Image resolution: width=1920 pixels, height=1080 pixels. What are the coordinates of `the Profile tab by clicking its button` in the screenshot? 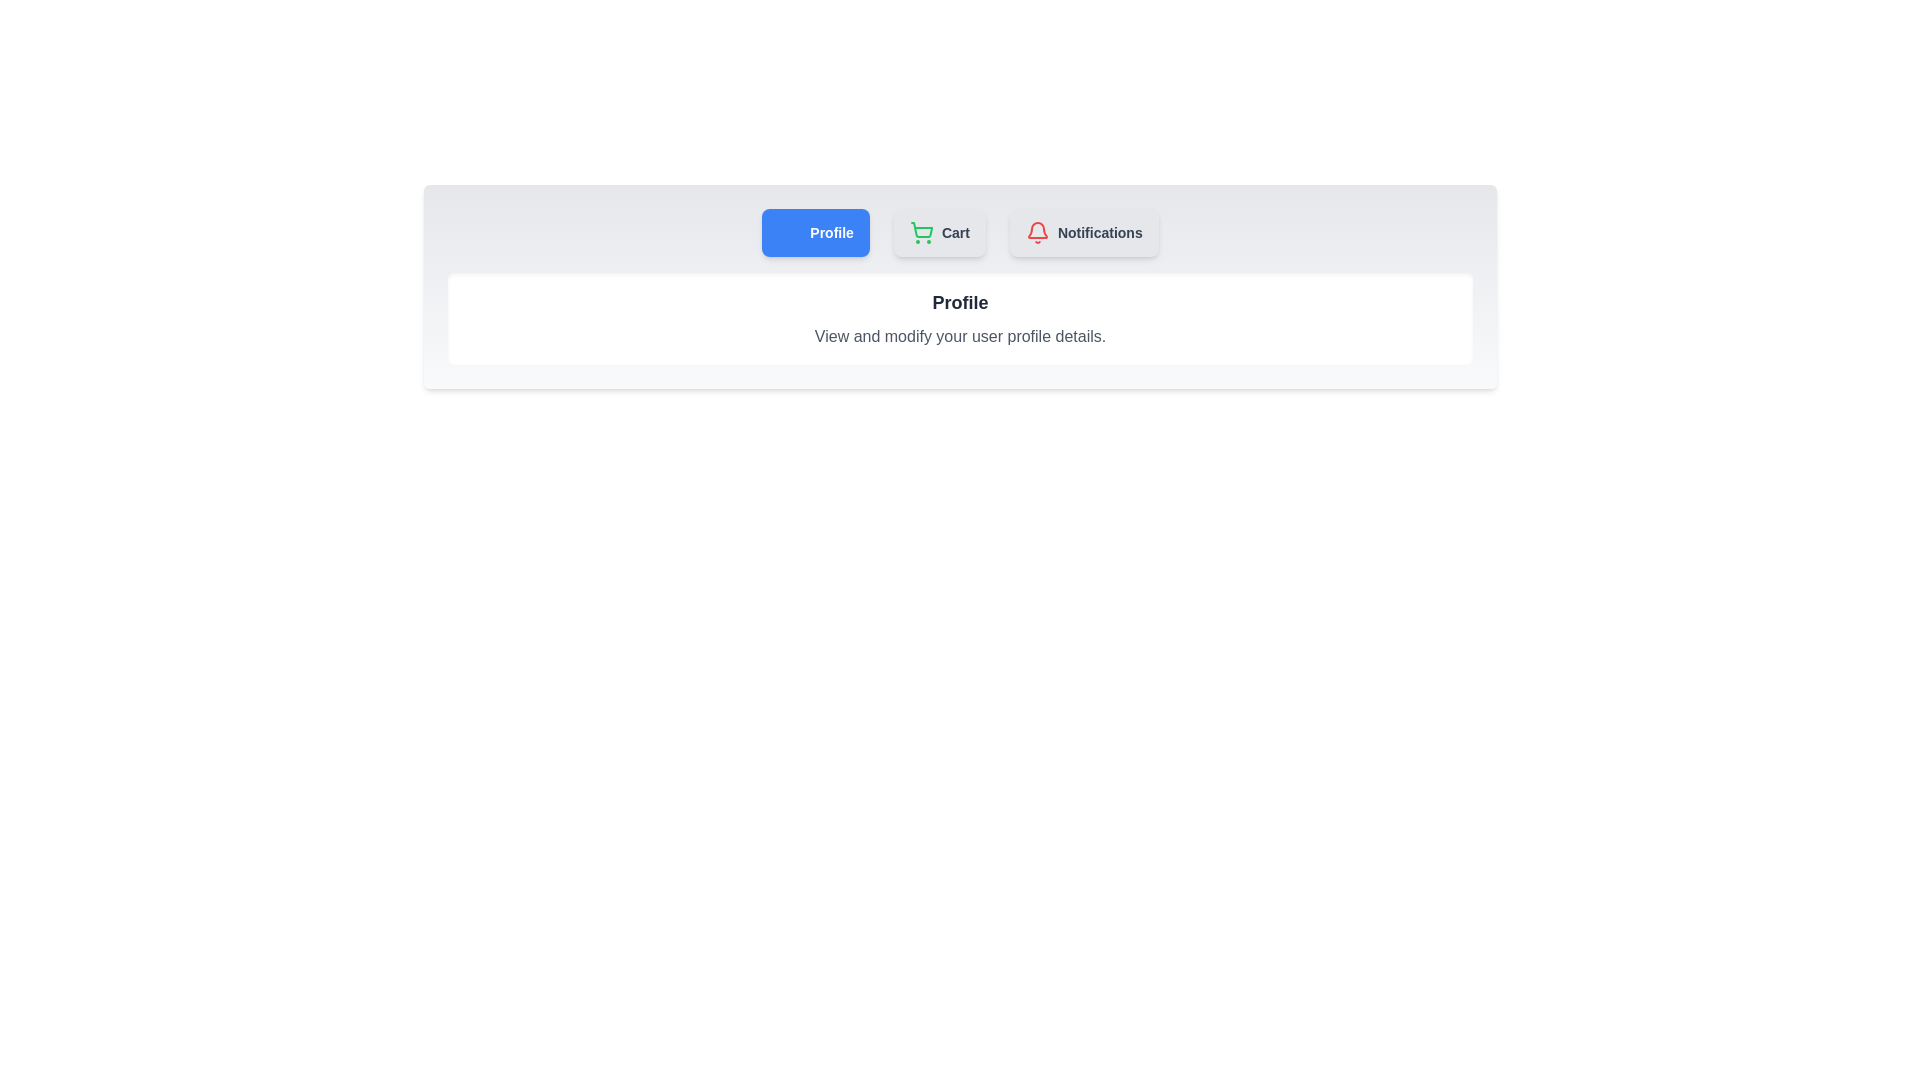 It's located at (816, 231).